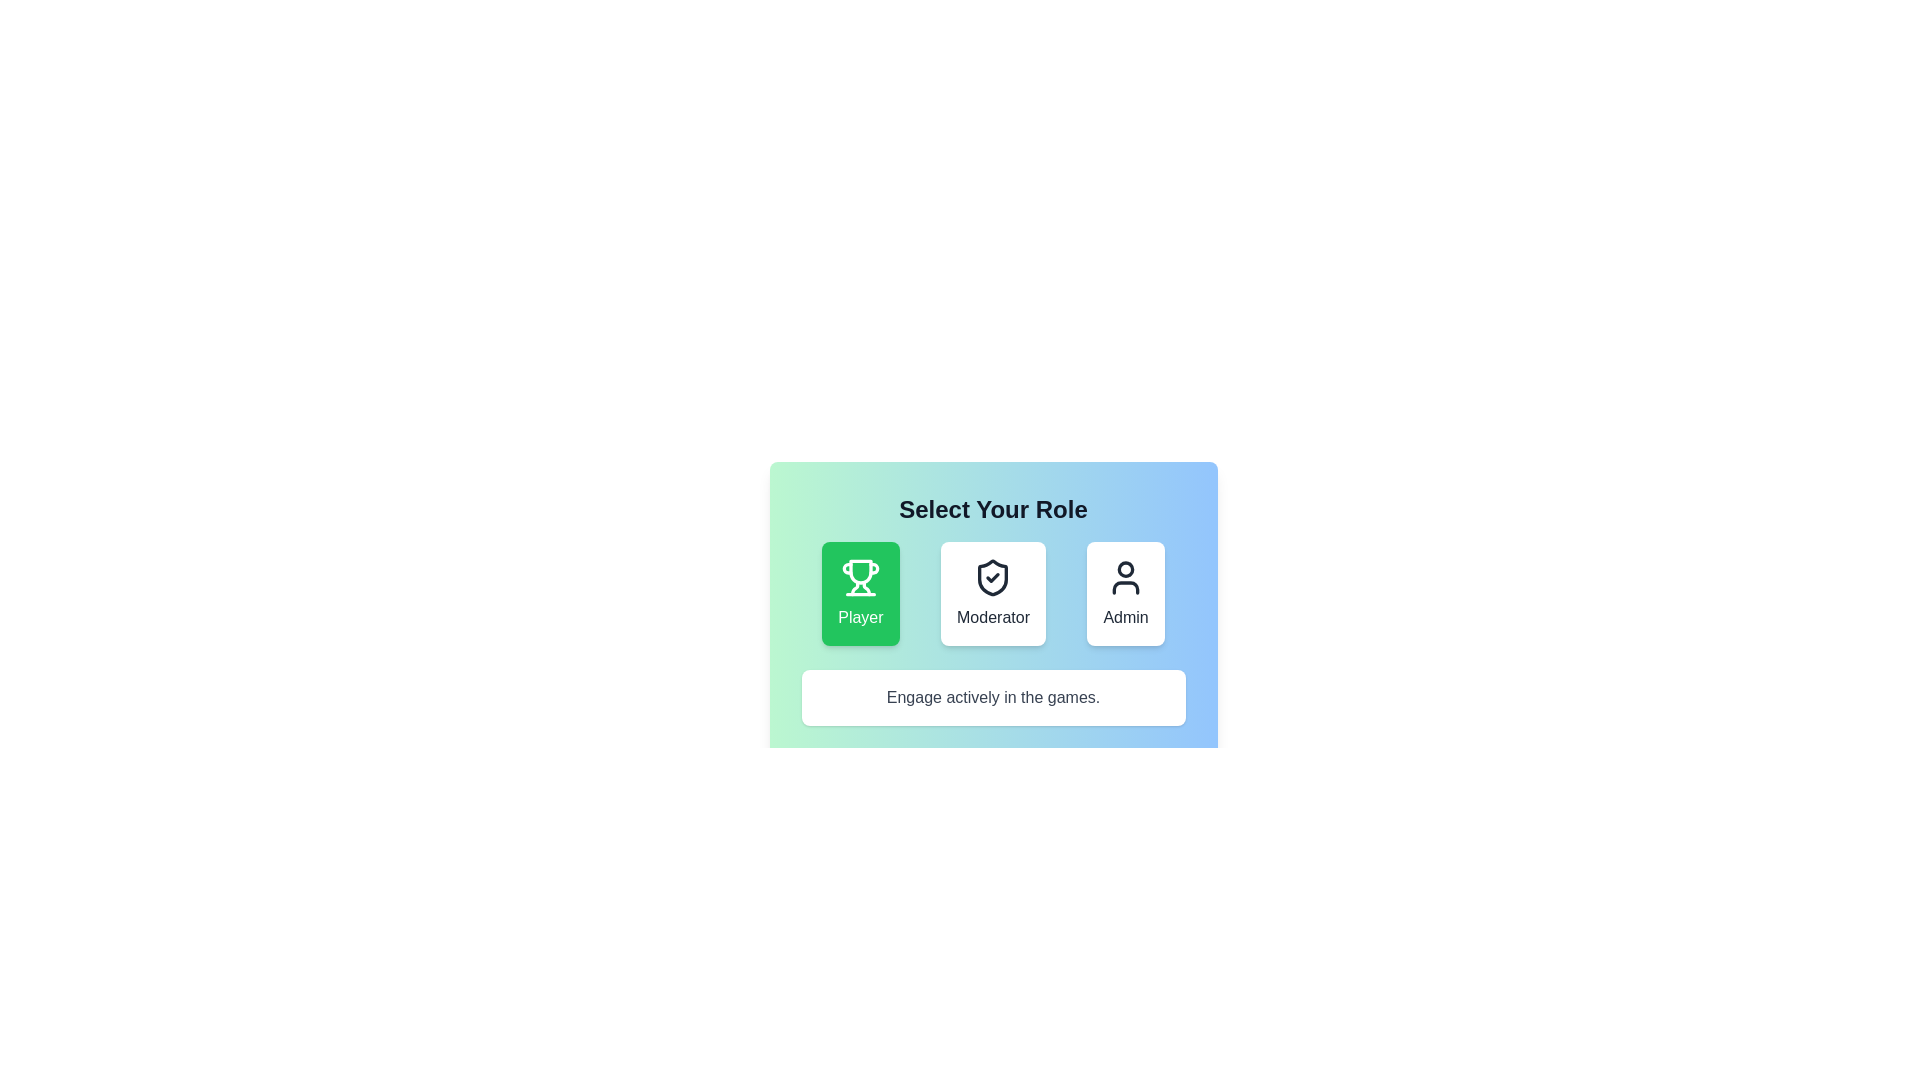 Image resolution: width=1920 pixels, height=1080 pixels. I want to click on the role Player by clicking its button, so click(860, 593).